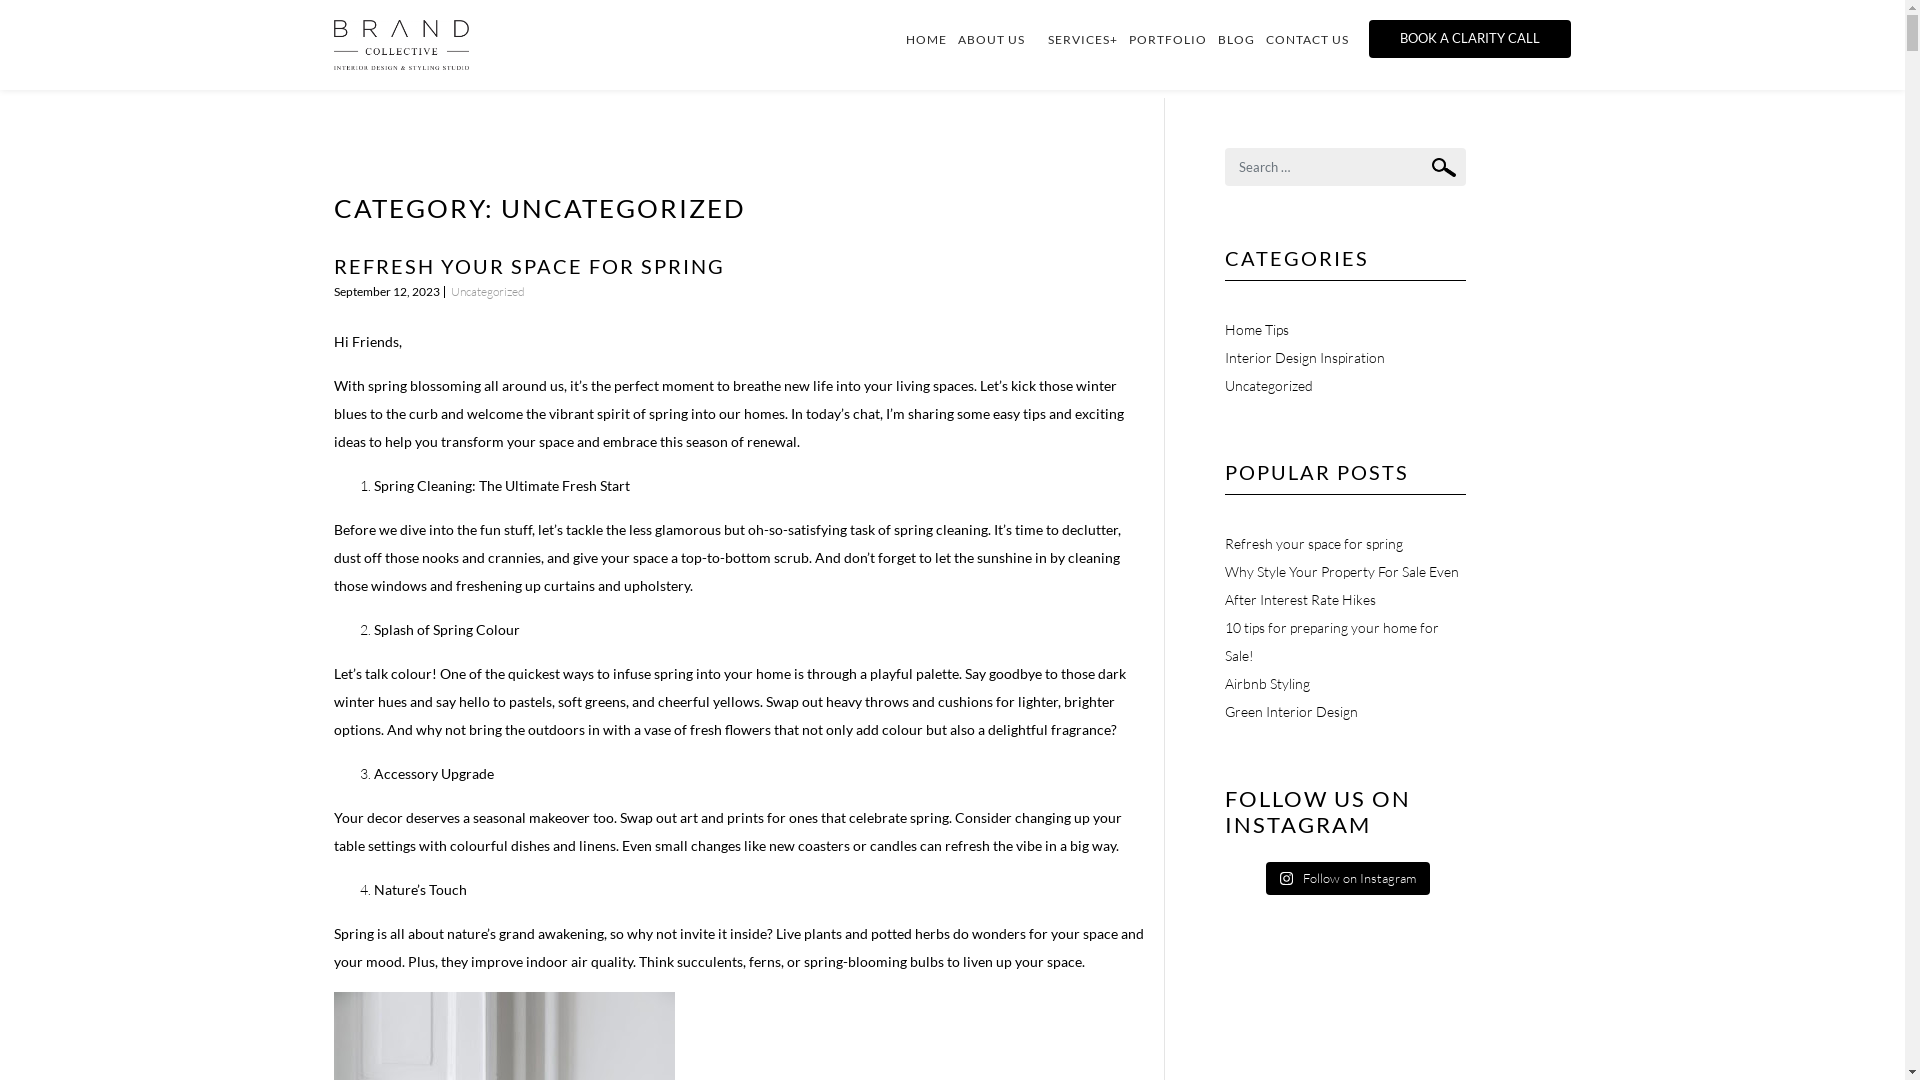 This screenshot has width=1920, height=1080. What do you see at coordinates (1305, 356) in the screenshot?
I see `'Interior Design Inspiration'` at bounding box center [1305, 356].